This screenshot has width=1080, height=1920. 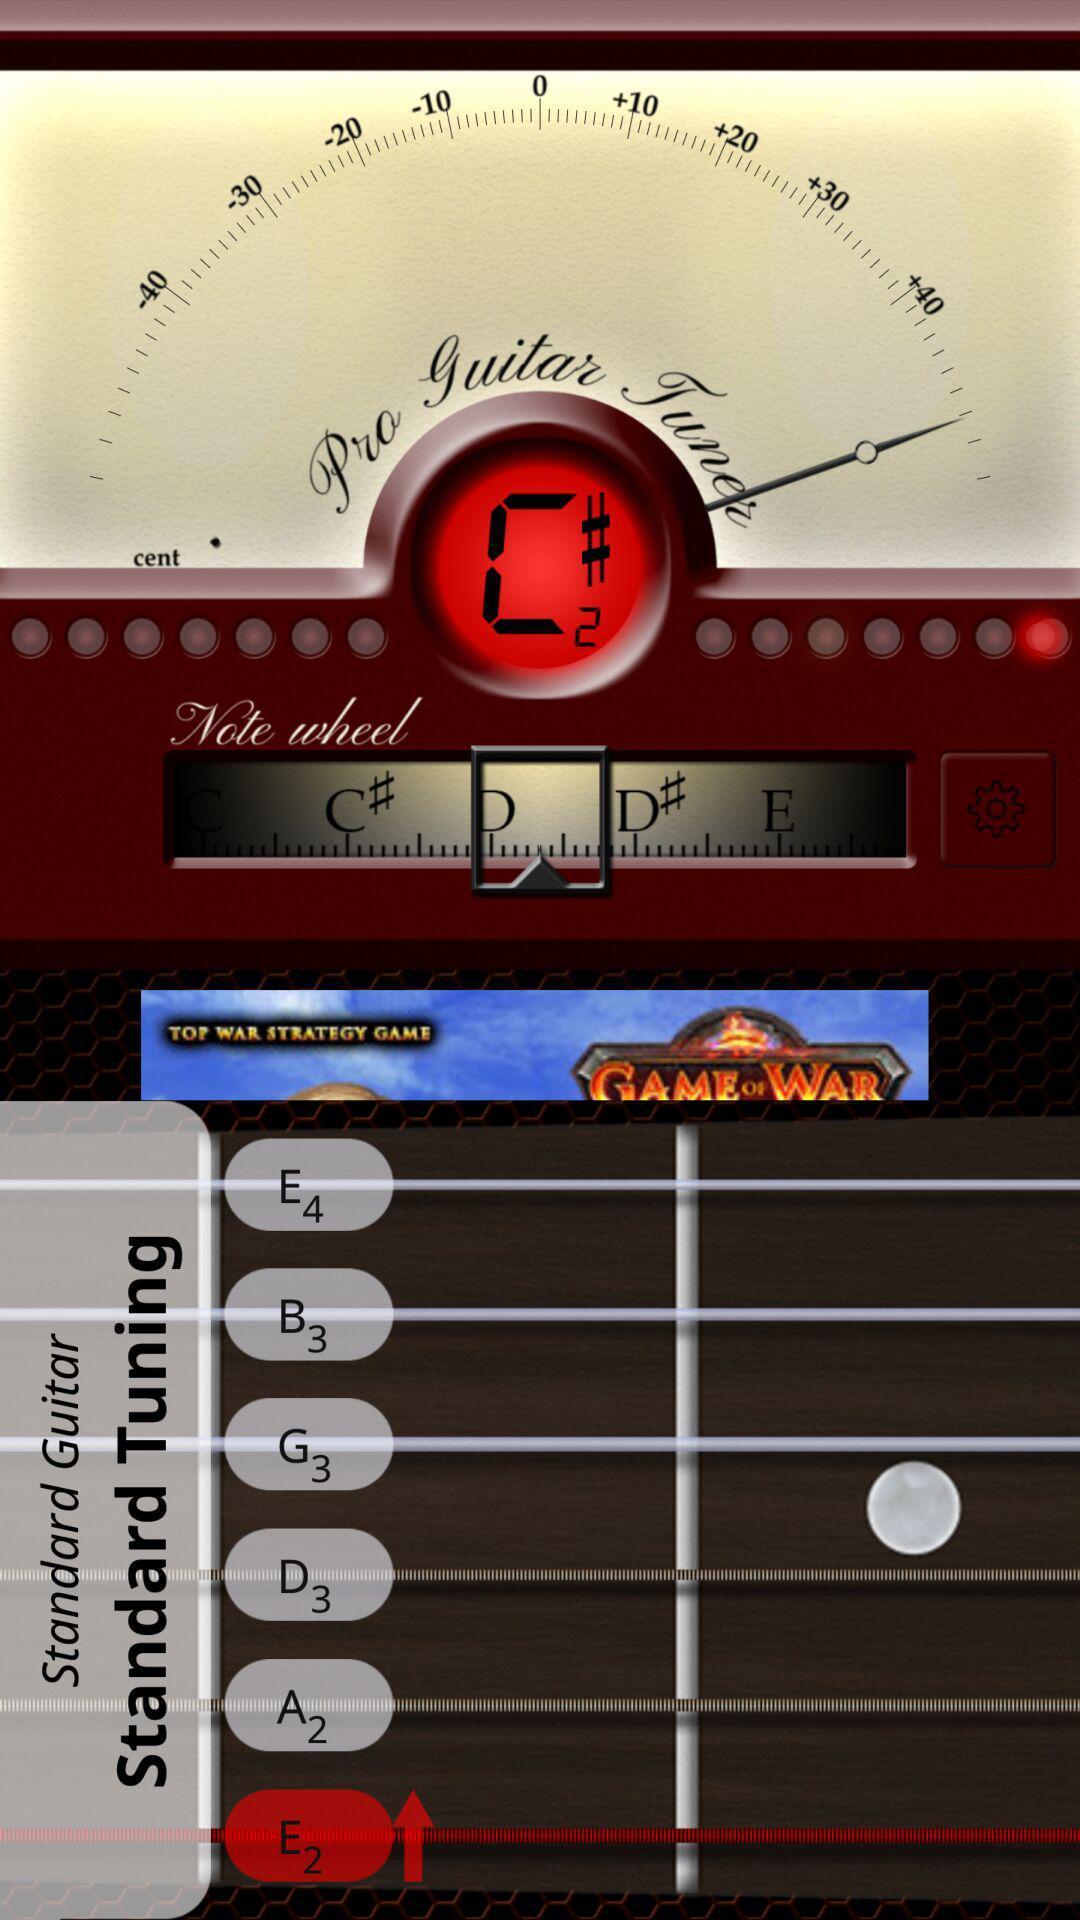 What do you see at coordinates (713, 636) in the screenshot?
I see `the first round which is below tuner` at bounding box center [713, 636].